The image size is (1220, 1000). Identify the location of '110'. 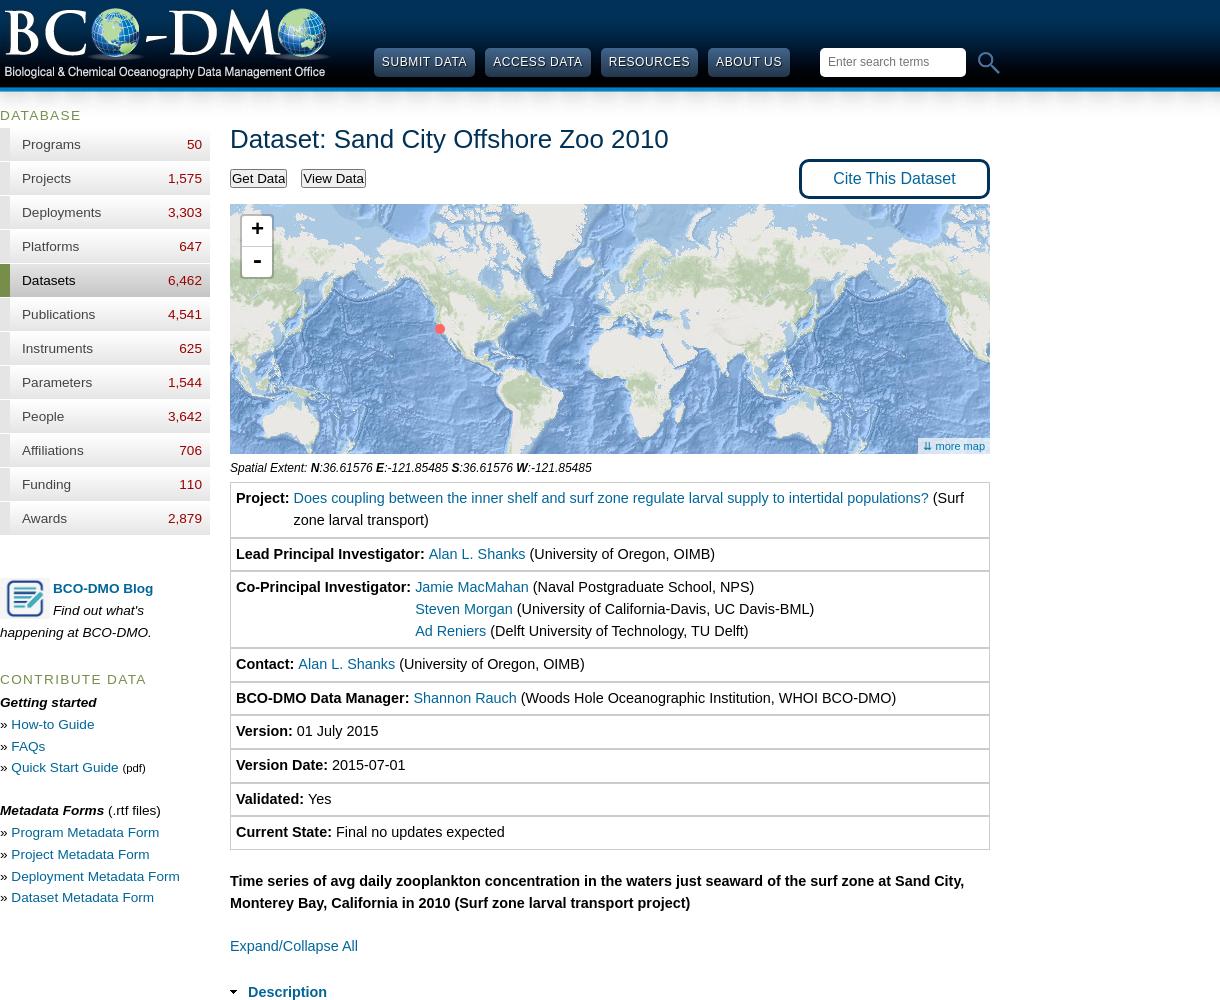
(189, 483).